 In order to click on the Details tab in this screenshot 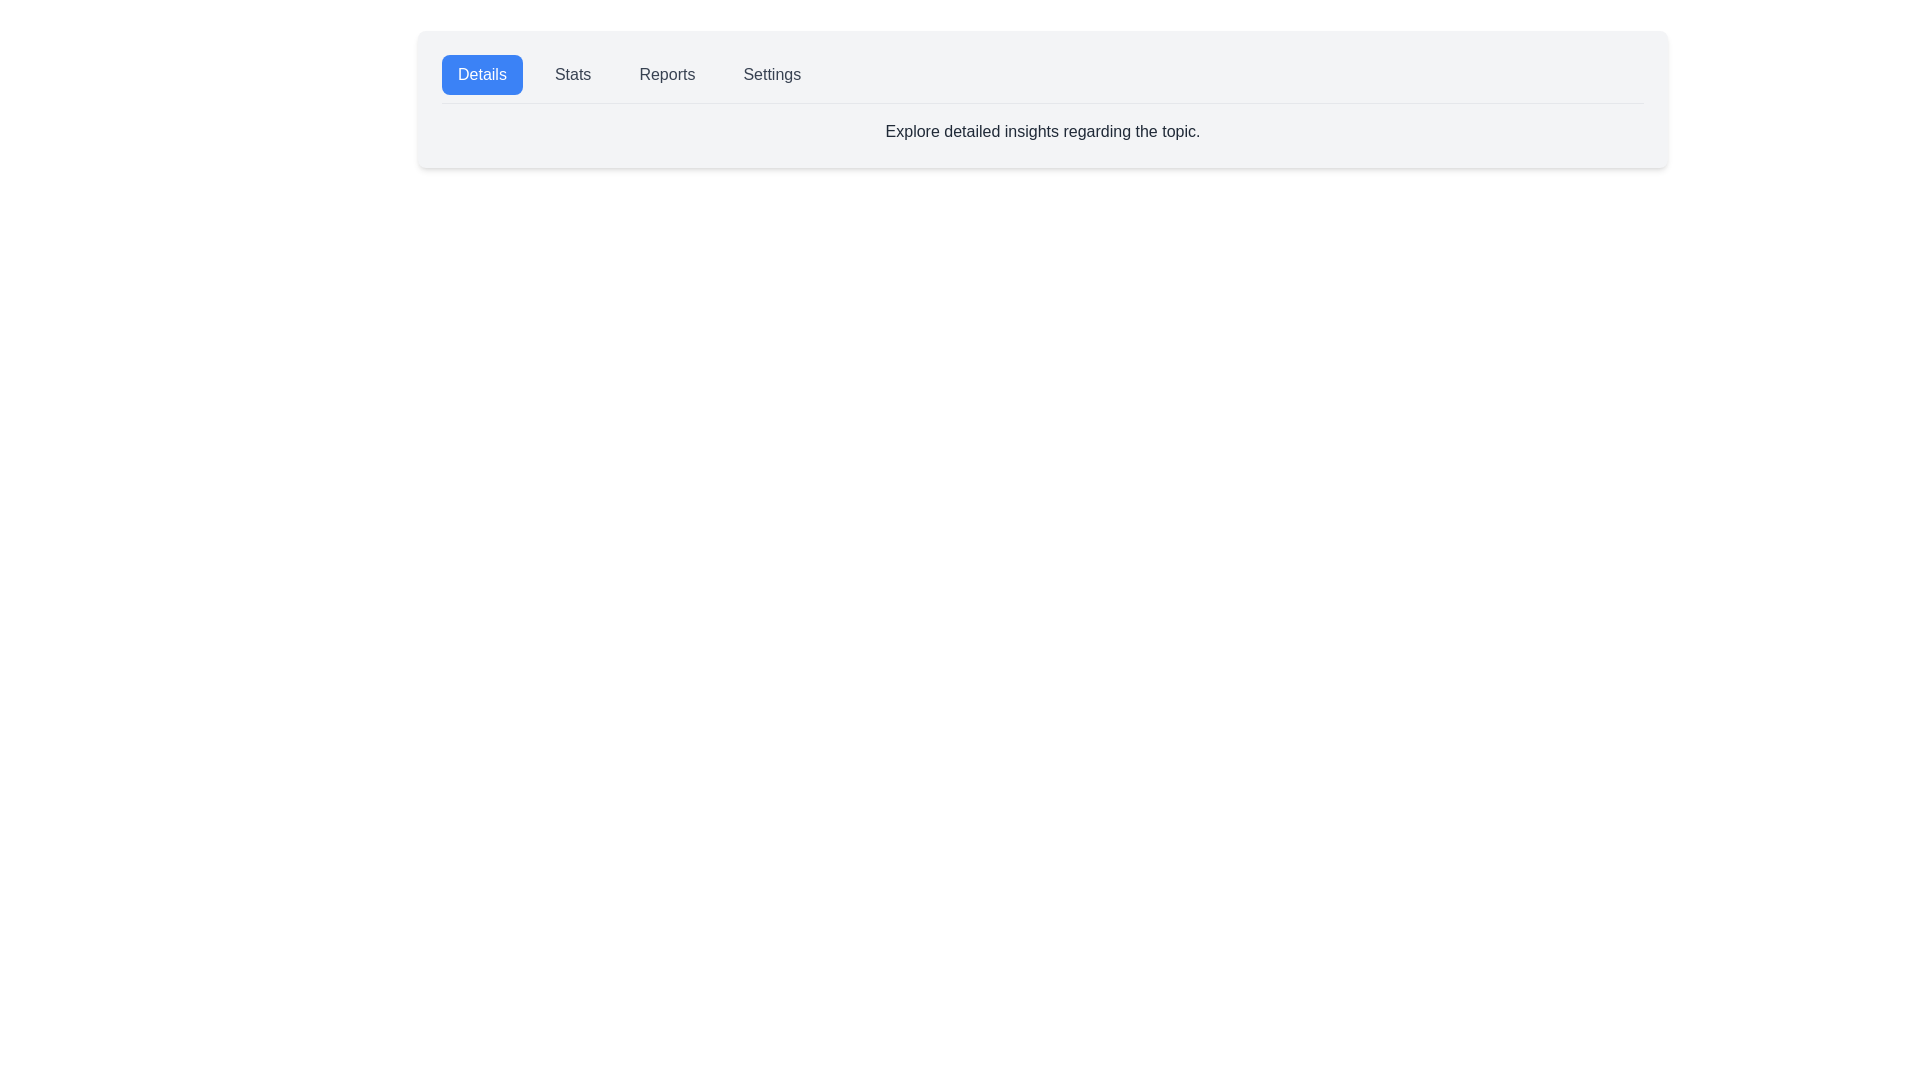, I will do `click(482, 73)`.